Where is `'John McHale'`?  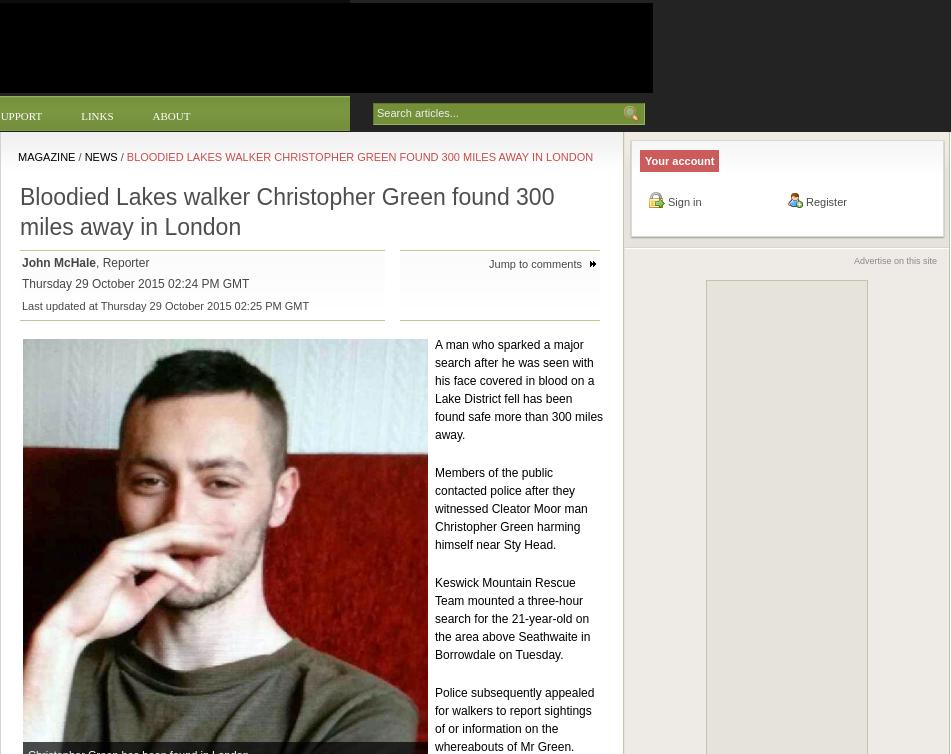
'John McHale' is located at coordinates (21, 261).